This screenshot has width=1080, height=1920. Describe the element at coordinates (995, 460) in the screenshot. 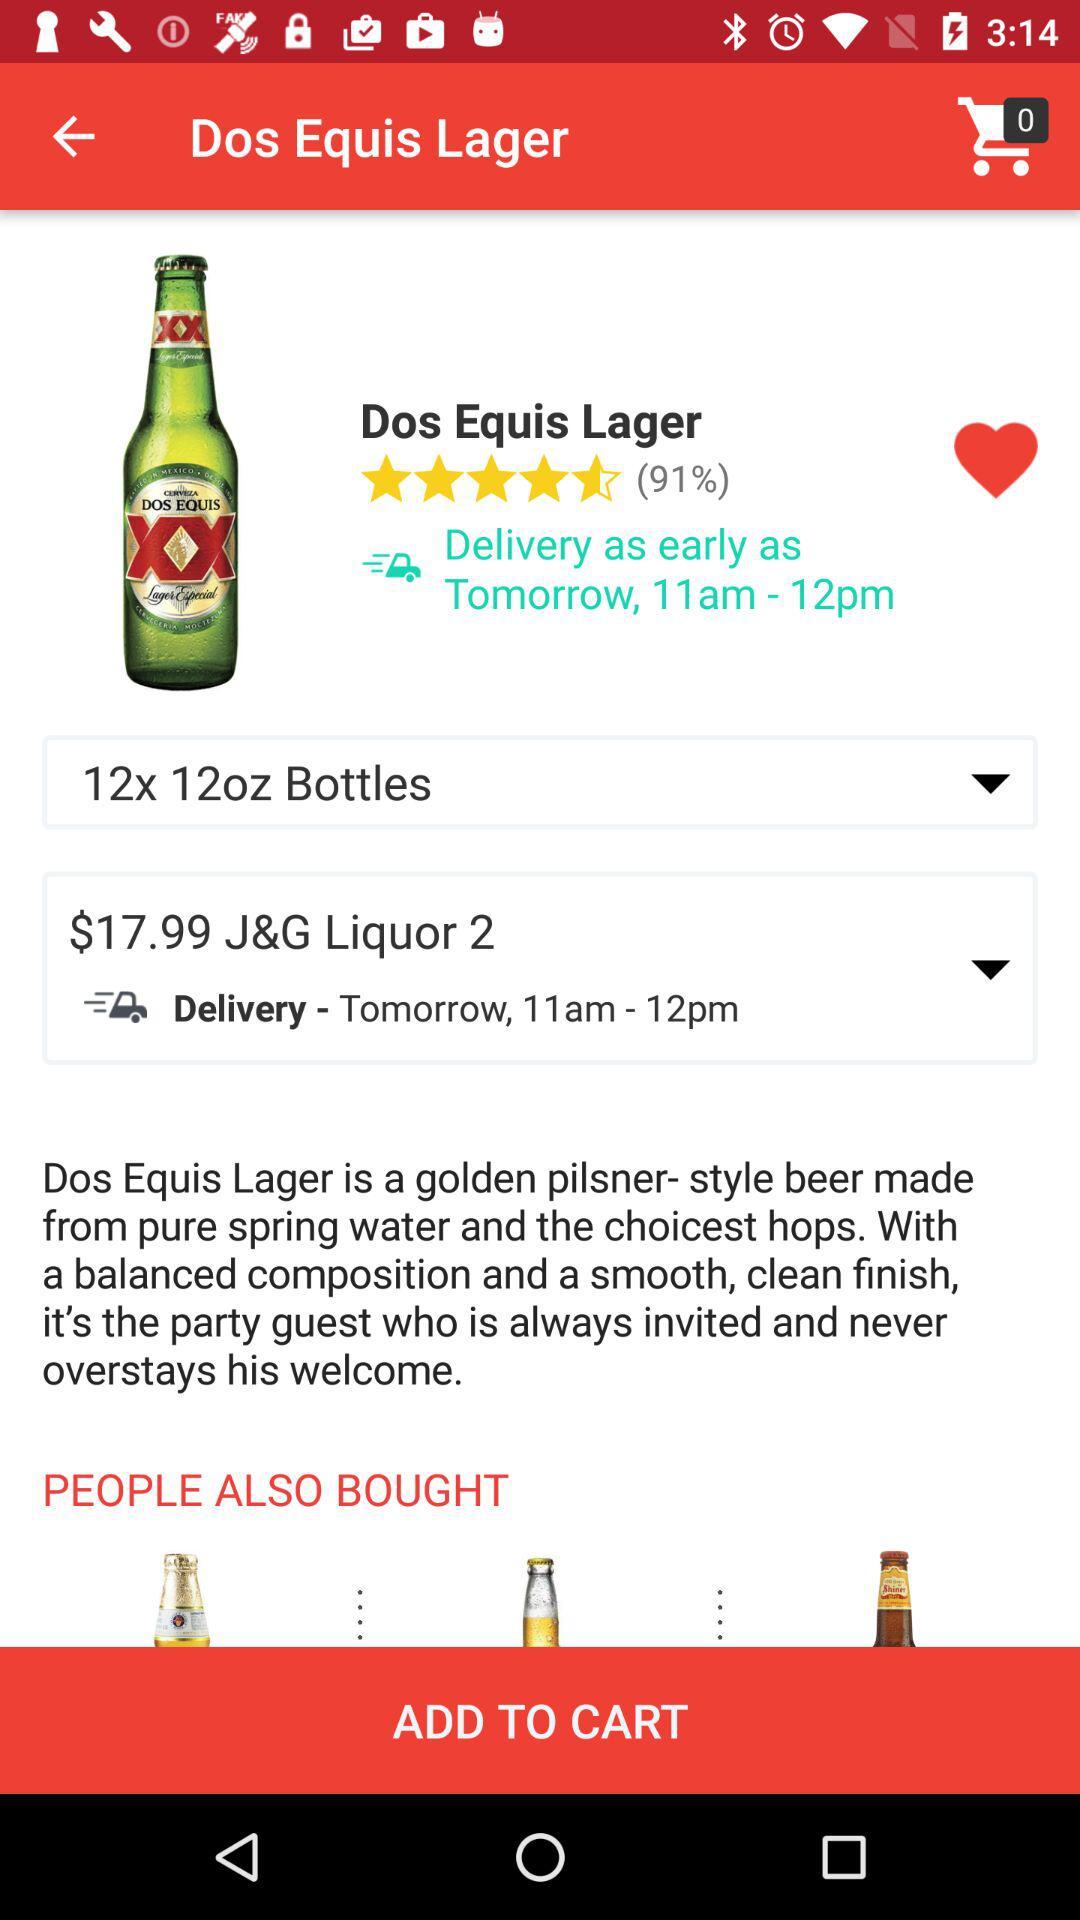

I see `like this item` at that location.